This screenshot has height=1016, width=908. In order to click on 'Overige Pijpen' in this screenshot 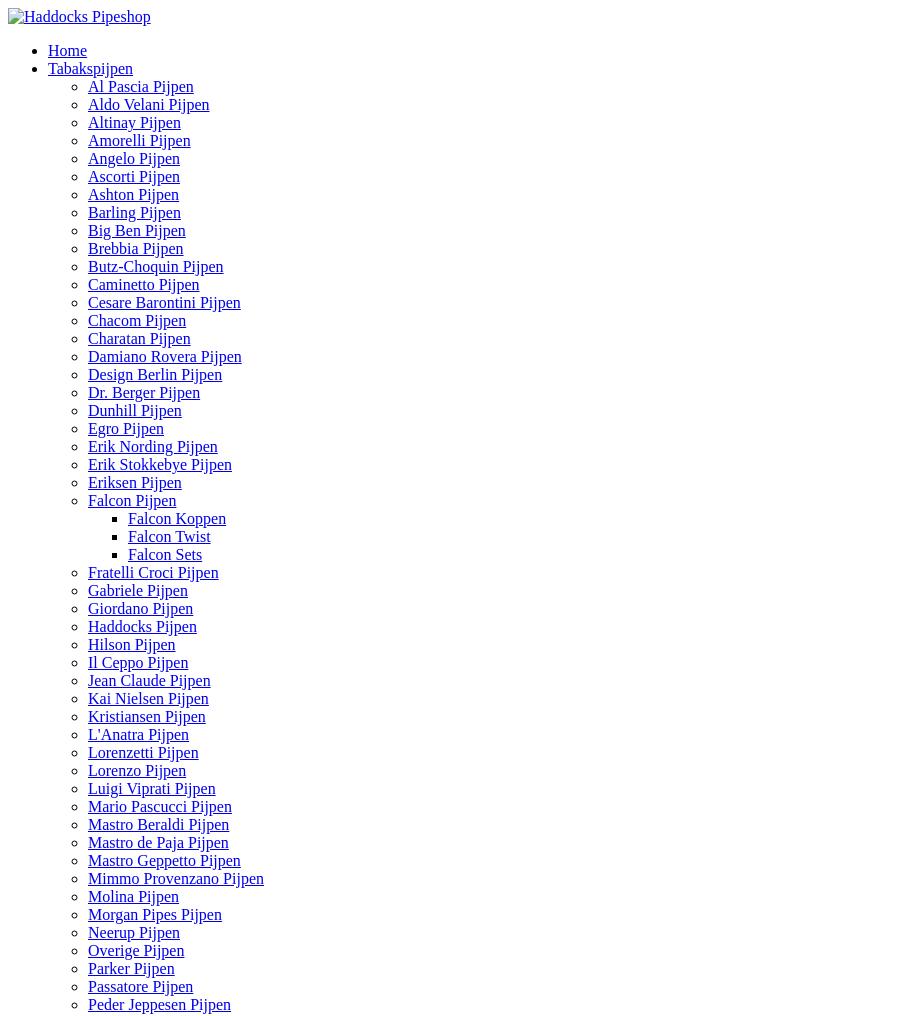, I will do `click(136, 949)`.